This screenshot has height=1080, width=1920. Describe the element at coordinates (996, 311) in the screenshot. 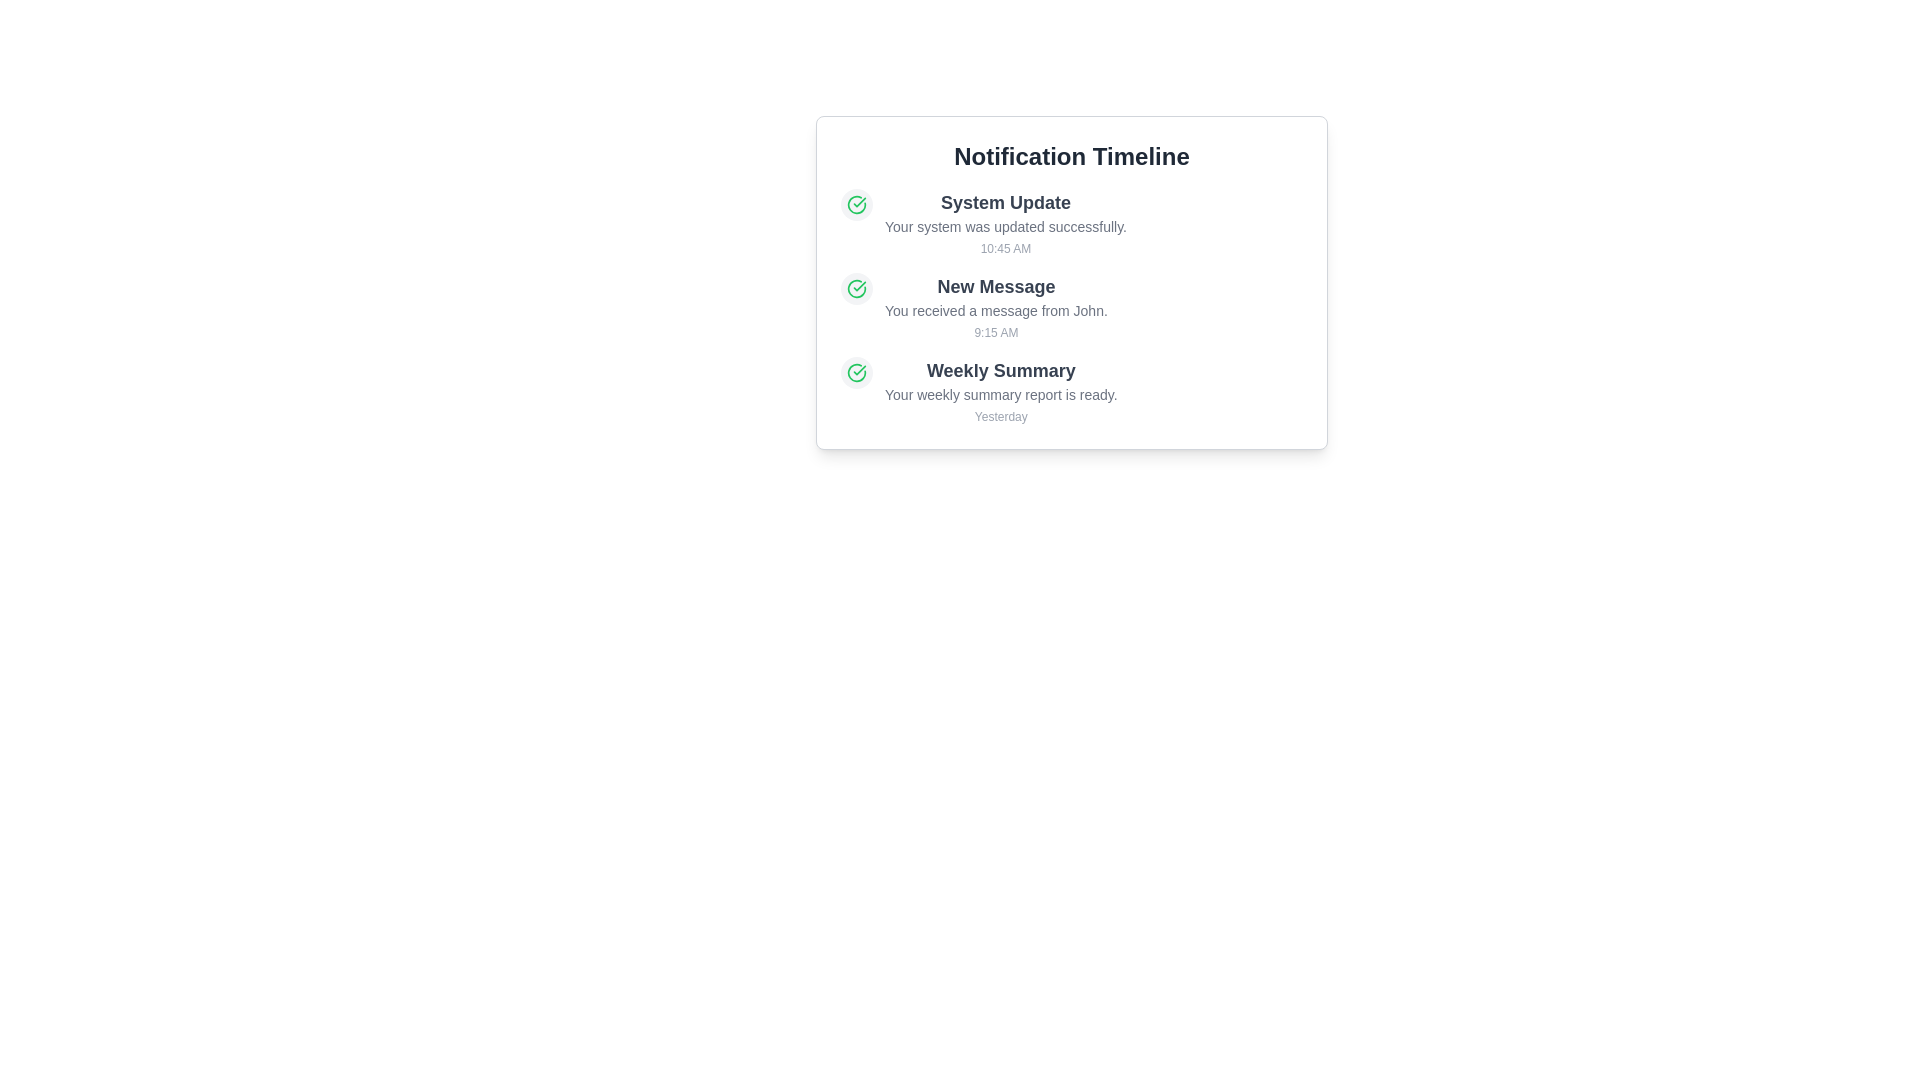

I see `the descriptive text element that indicates the content or context of a received message, located below the 'New Message' header and above the '9:15 AM' timestamp` at that location.